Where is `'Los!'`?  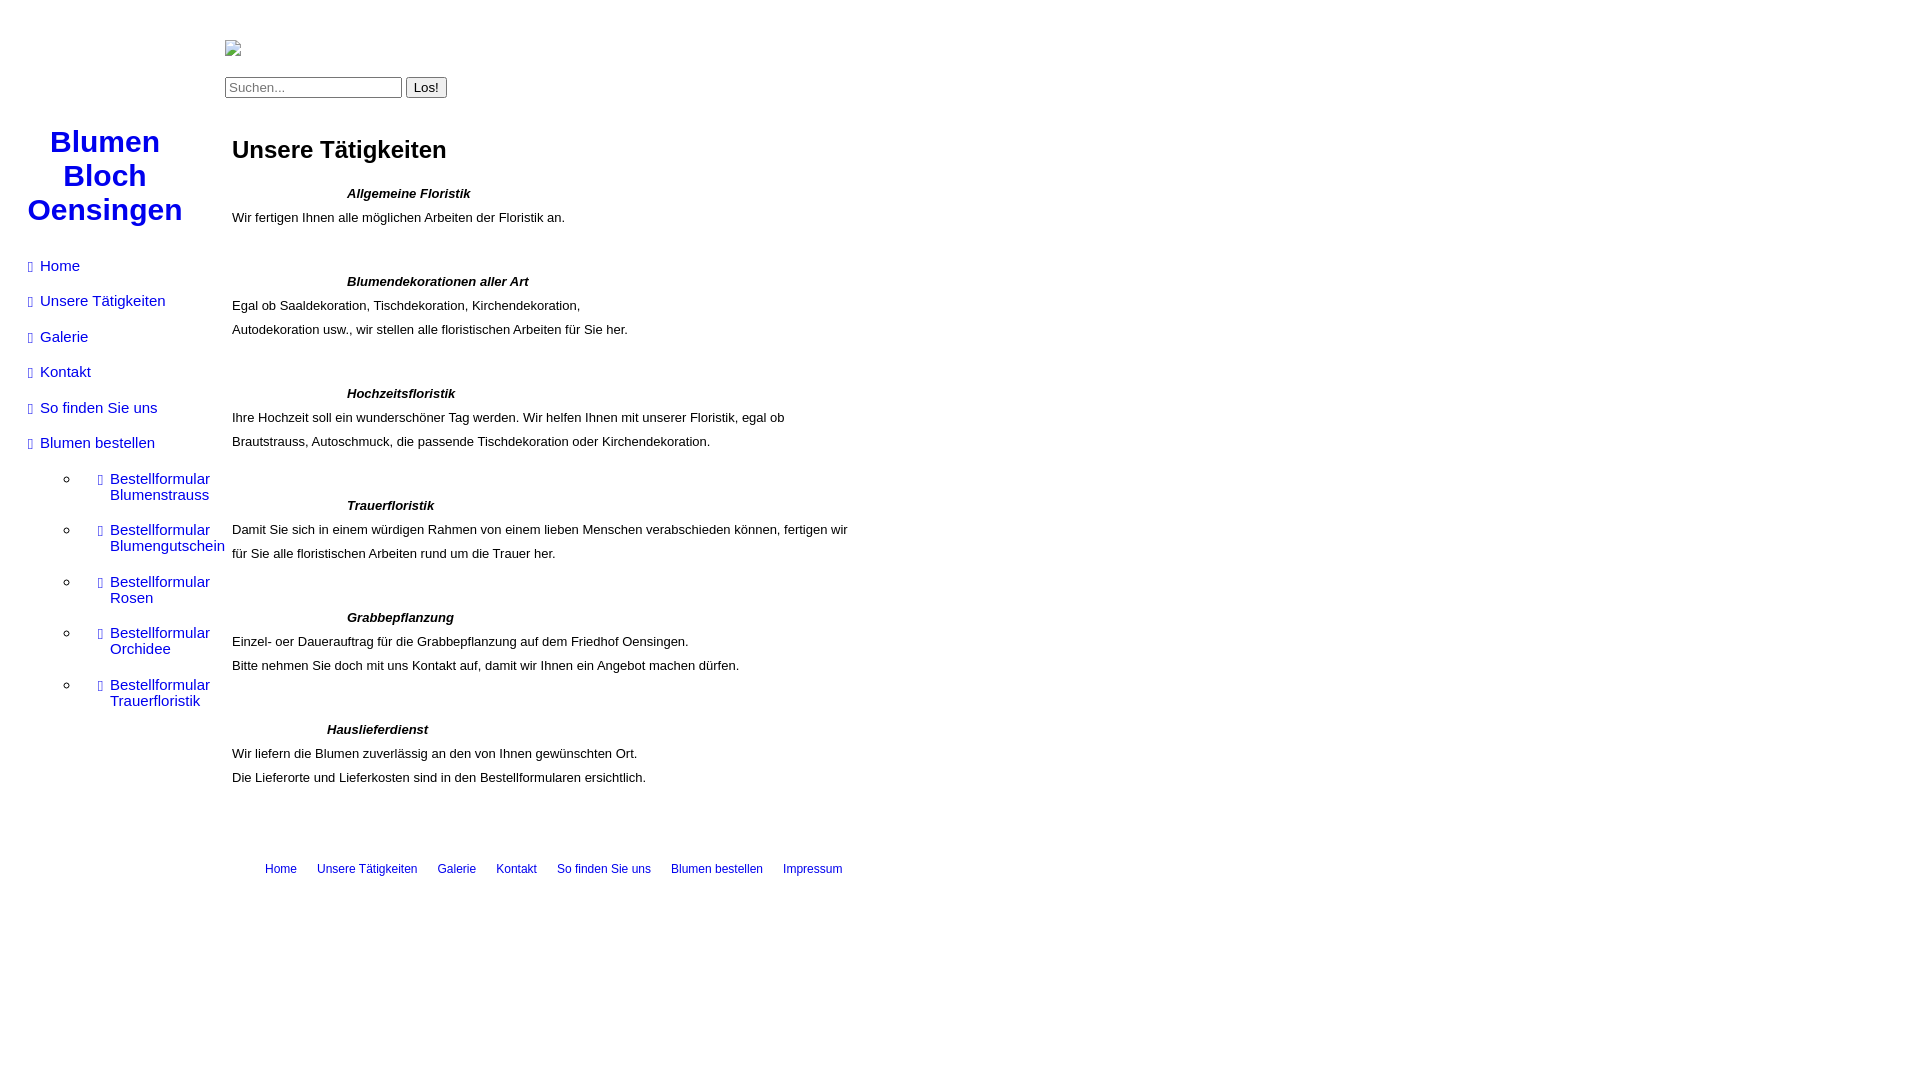
'Los!' is located at coordinates (425, 85).